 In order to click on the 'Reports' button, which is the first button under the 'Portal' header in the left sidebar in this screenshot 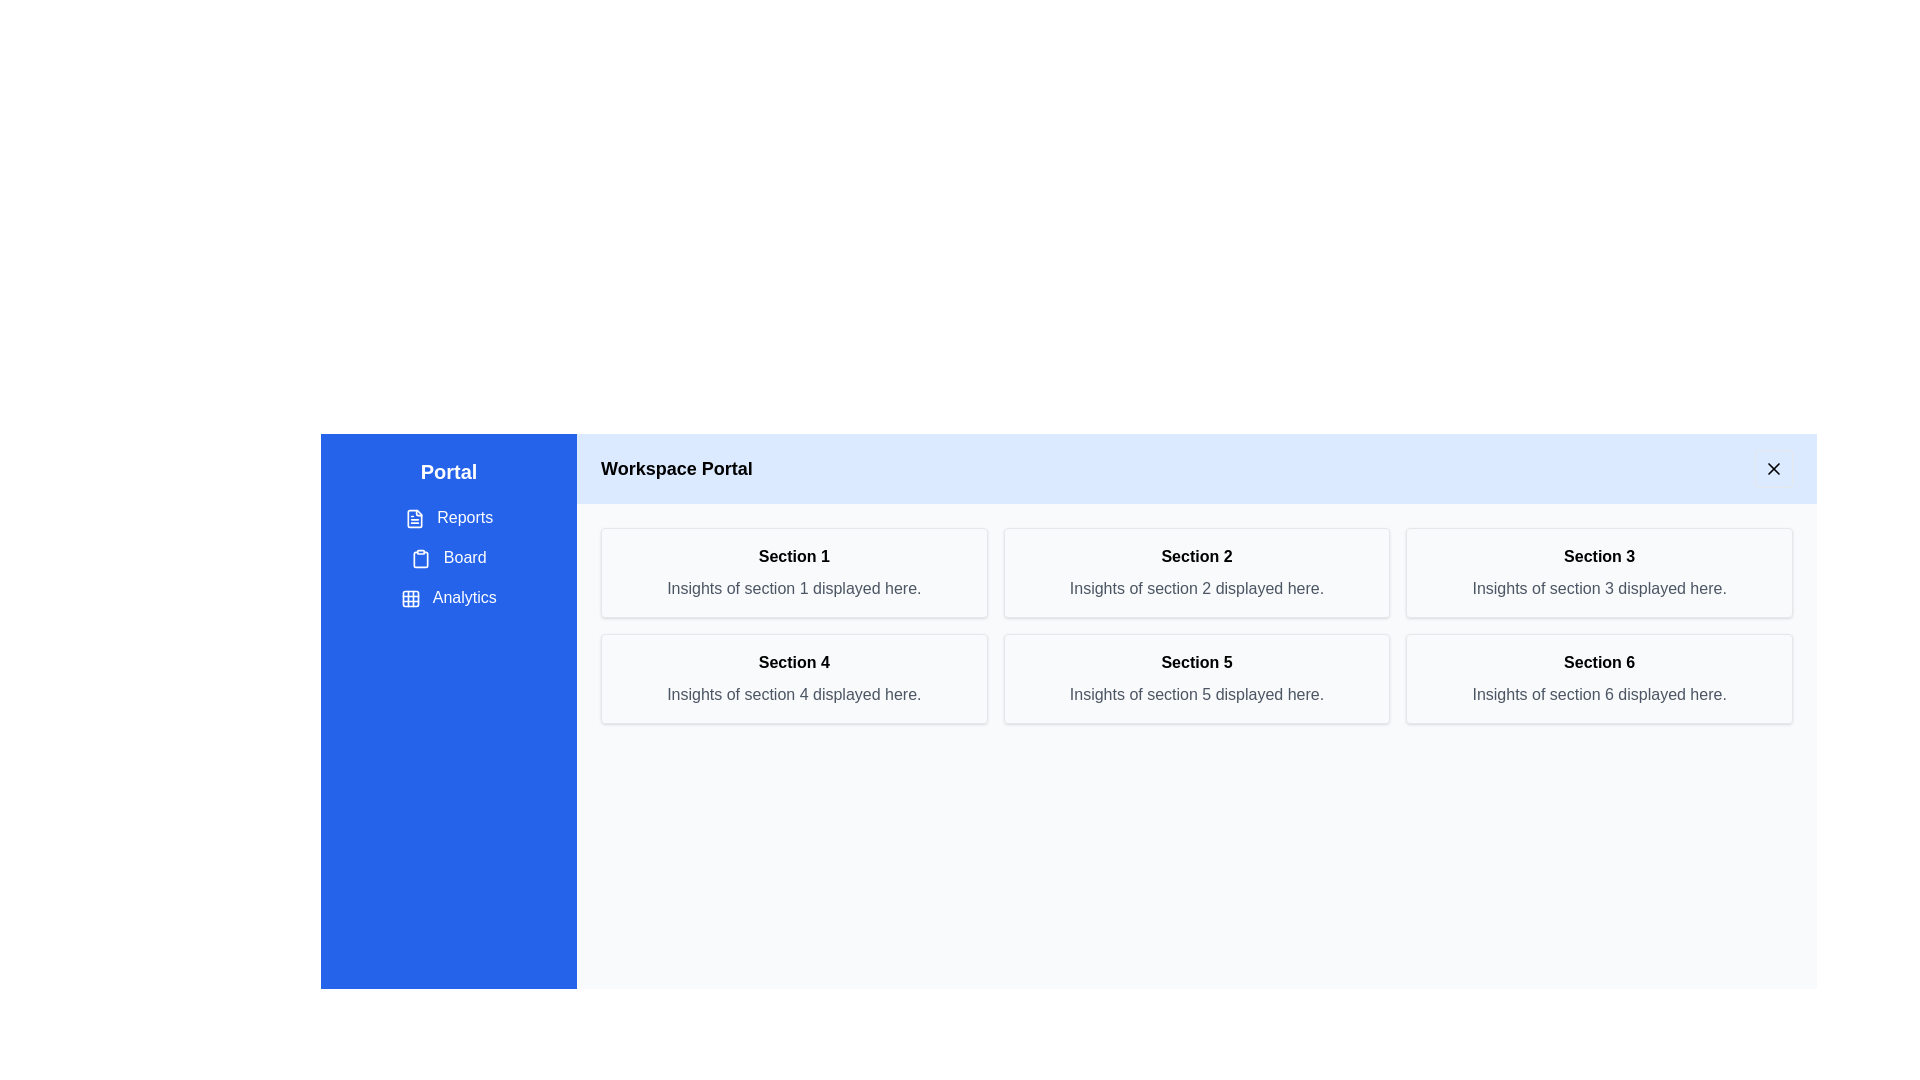, I will do `click(448, 516)`.